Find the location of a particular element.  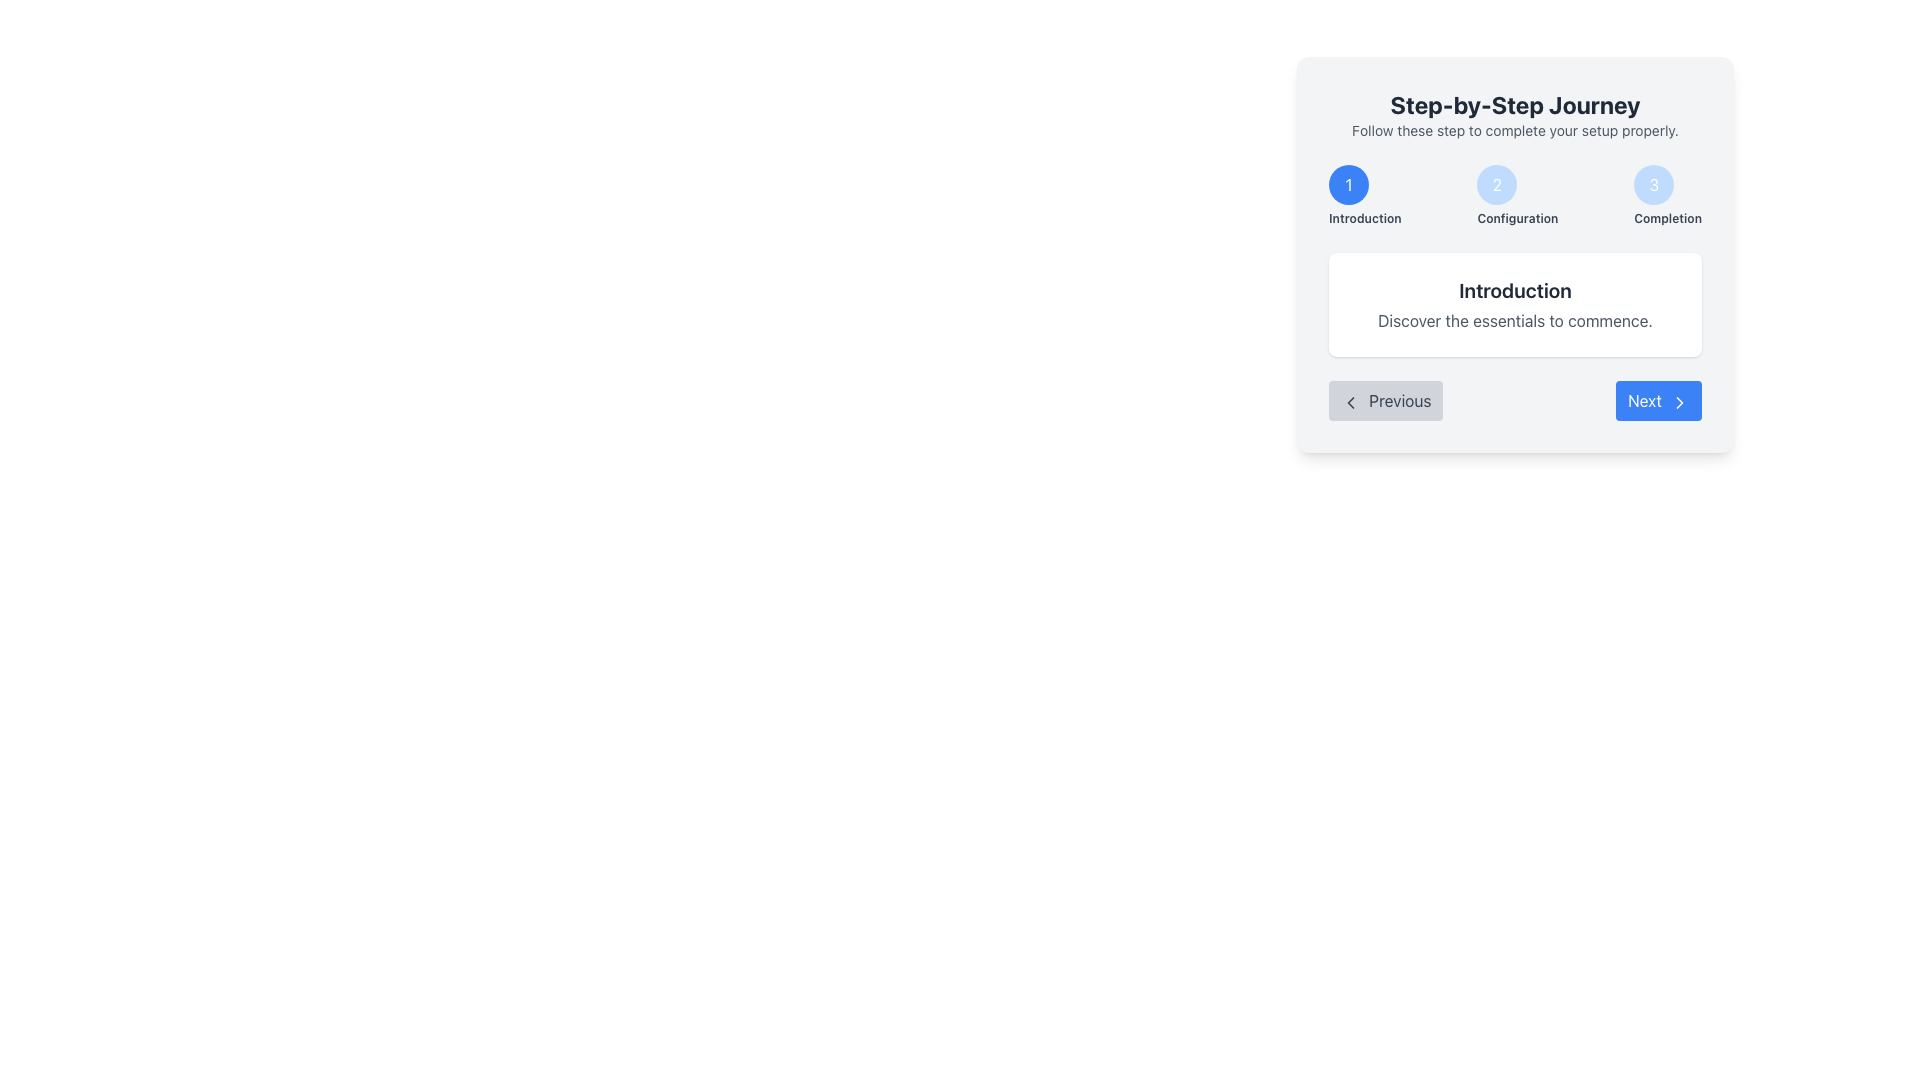

the 'Configuration' text label styled in a small, bold gray font, located below the blue circular indicator with the number '2' is located at coordinates (1517, 218).